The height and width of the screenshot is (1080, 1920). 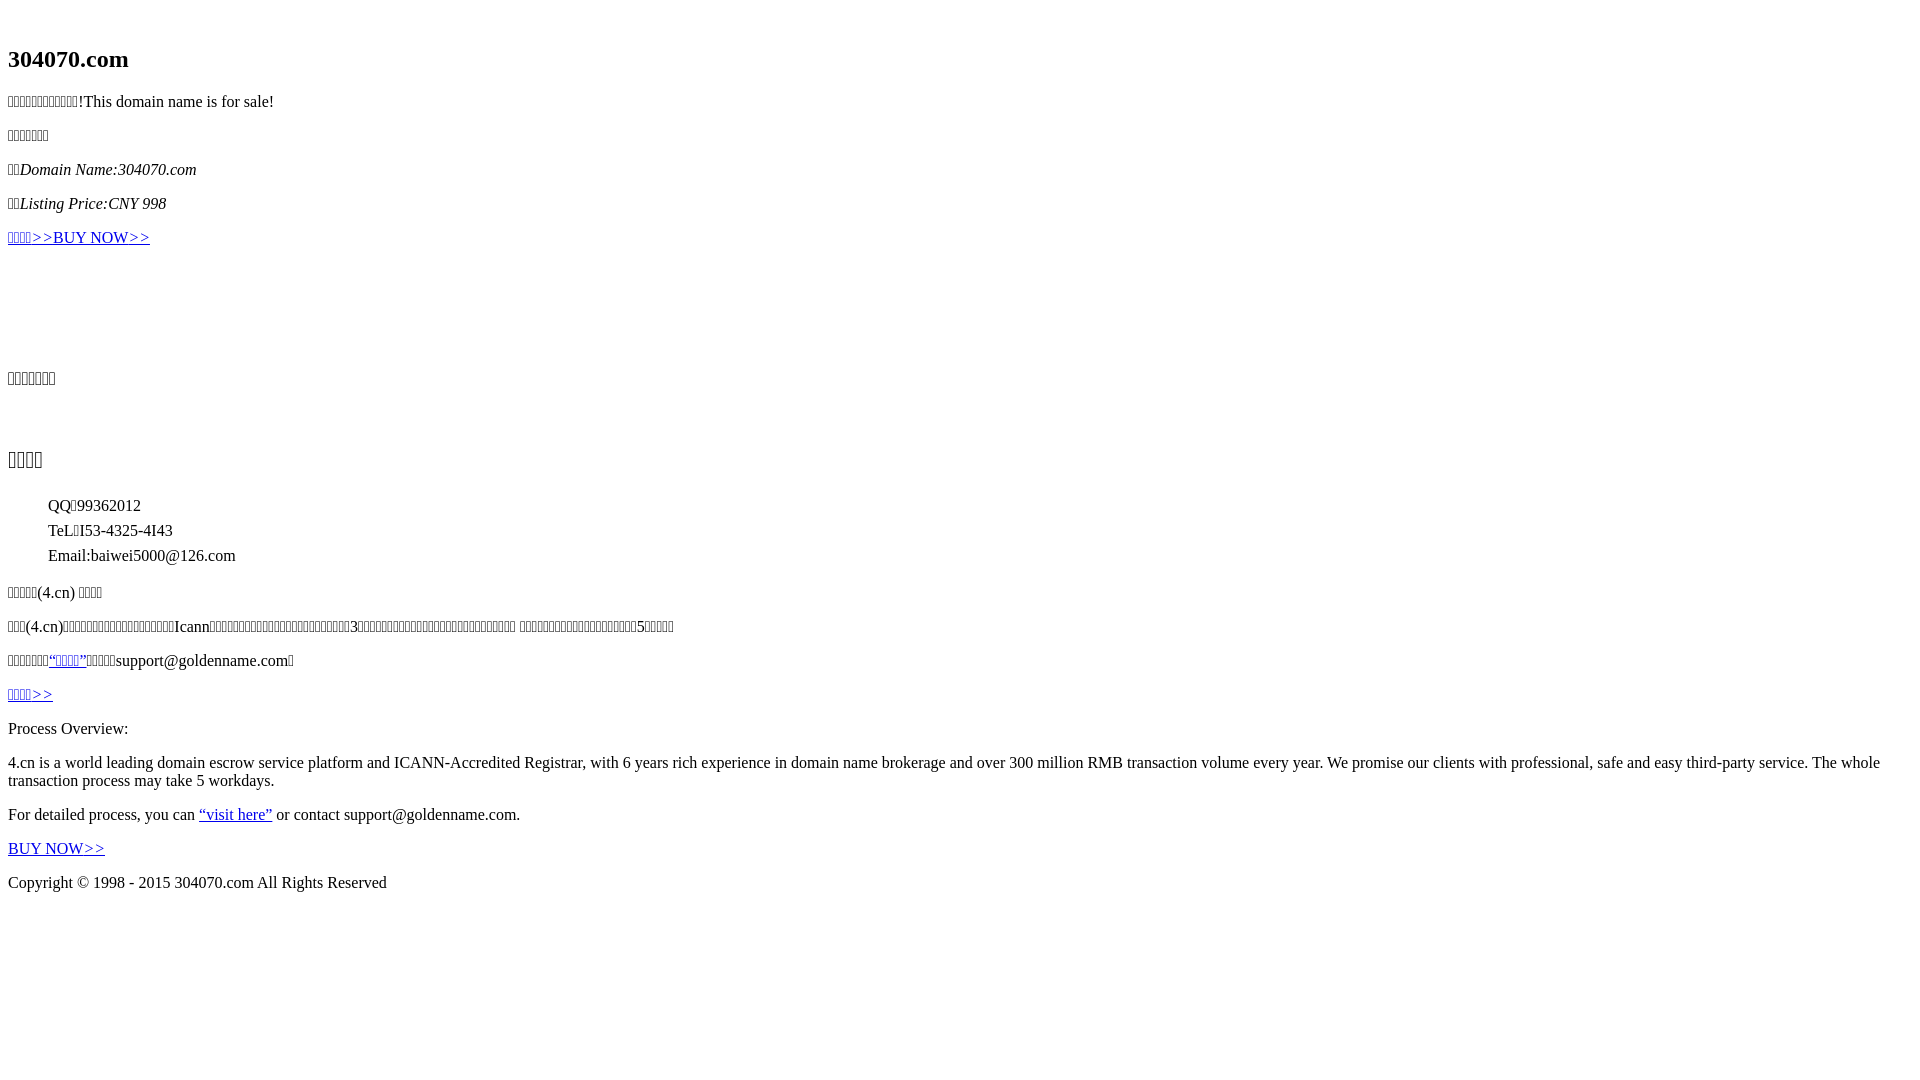 I want to click on 'BUY NOW>>', so click(x=56, y=848).